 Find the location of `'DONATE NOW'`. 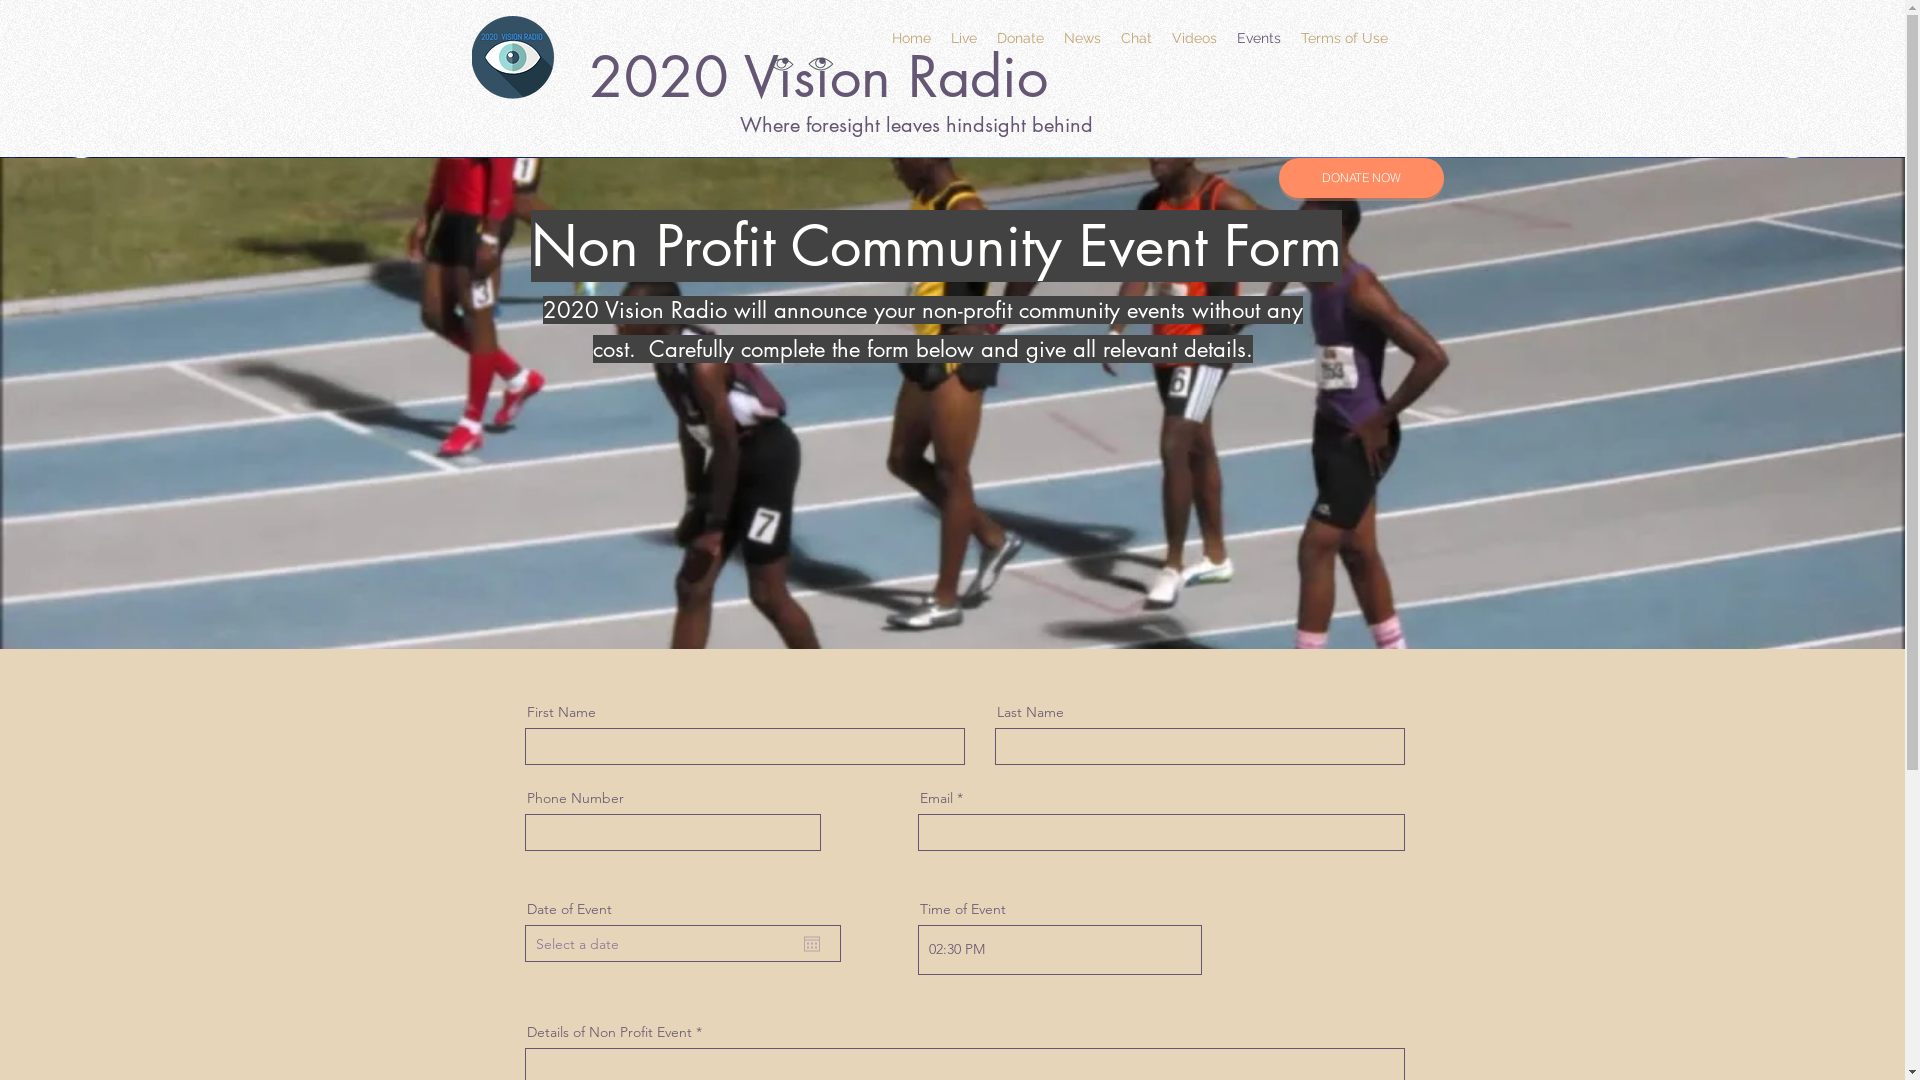

'DONATE NOW' is located at coordinates (1360, 176).